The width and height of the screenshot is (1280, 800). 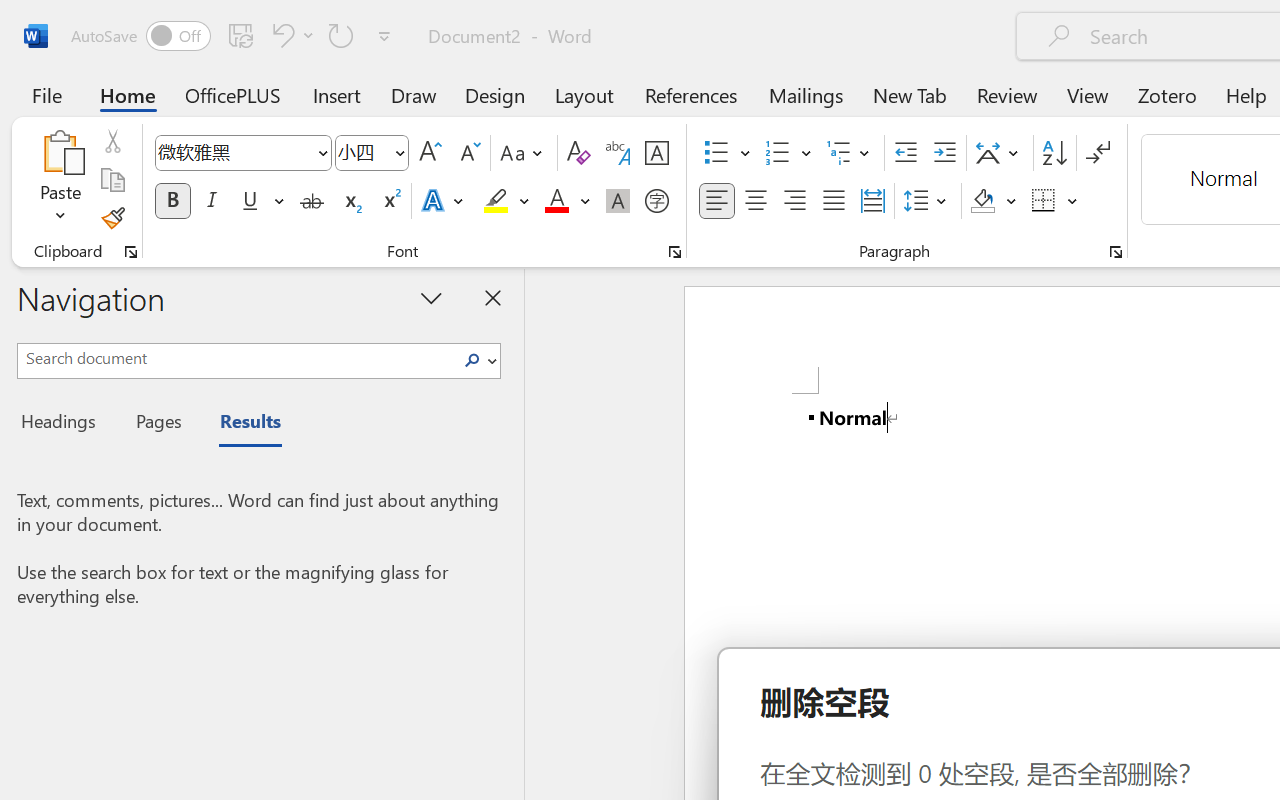 I want to click on 'AutoSave', so click(x=139, y=35).